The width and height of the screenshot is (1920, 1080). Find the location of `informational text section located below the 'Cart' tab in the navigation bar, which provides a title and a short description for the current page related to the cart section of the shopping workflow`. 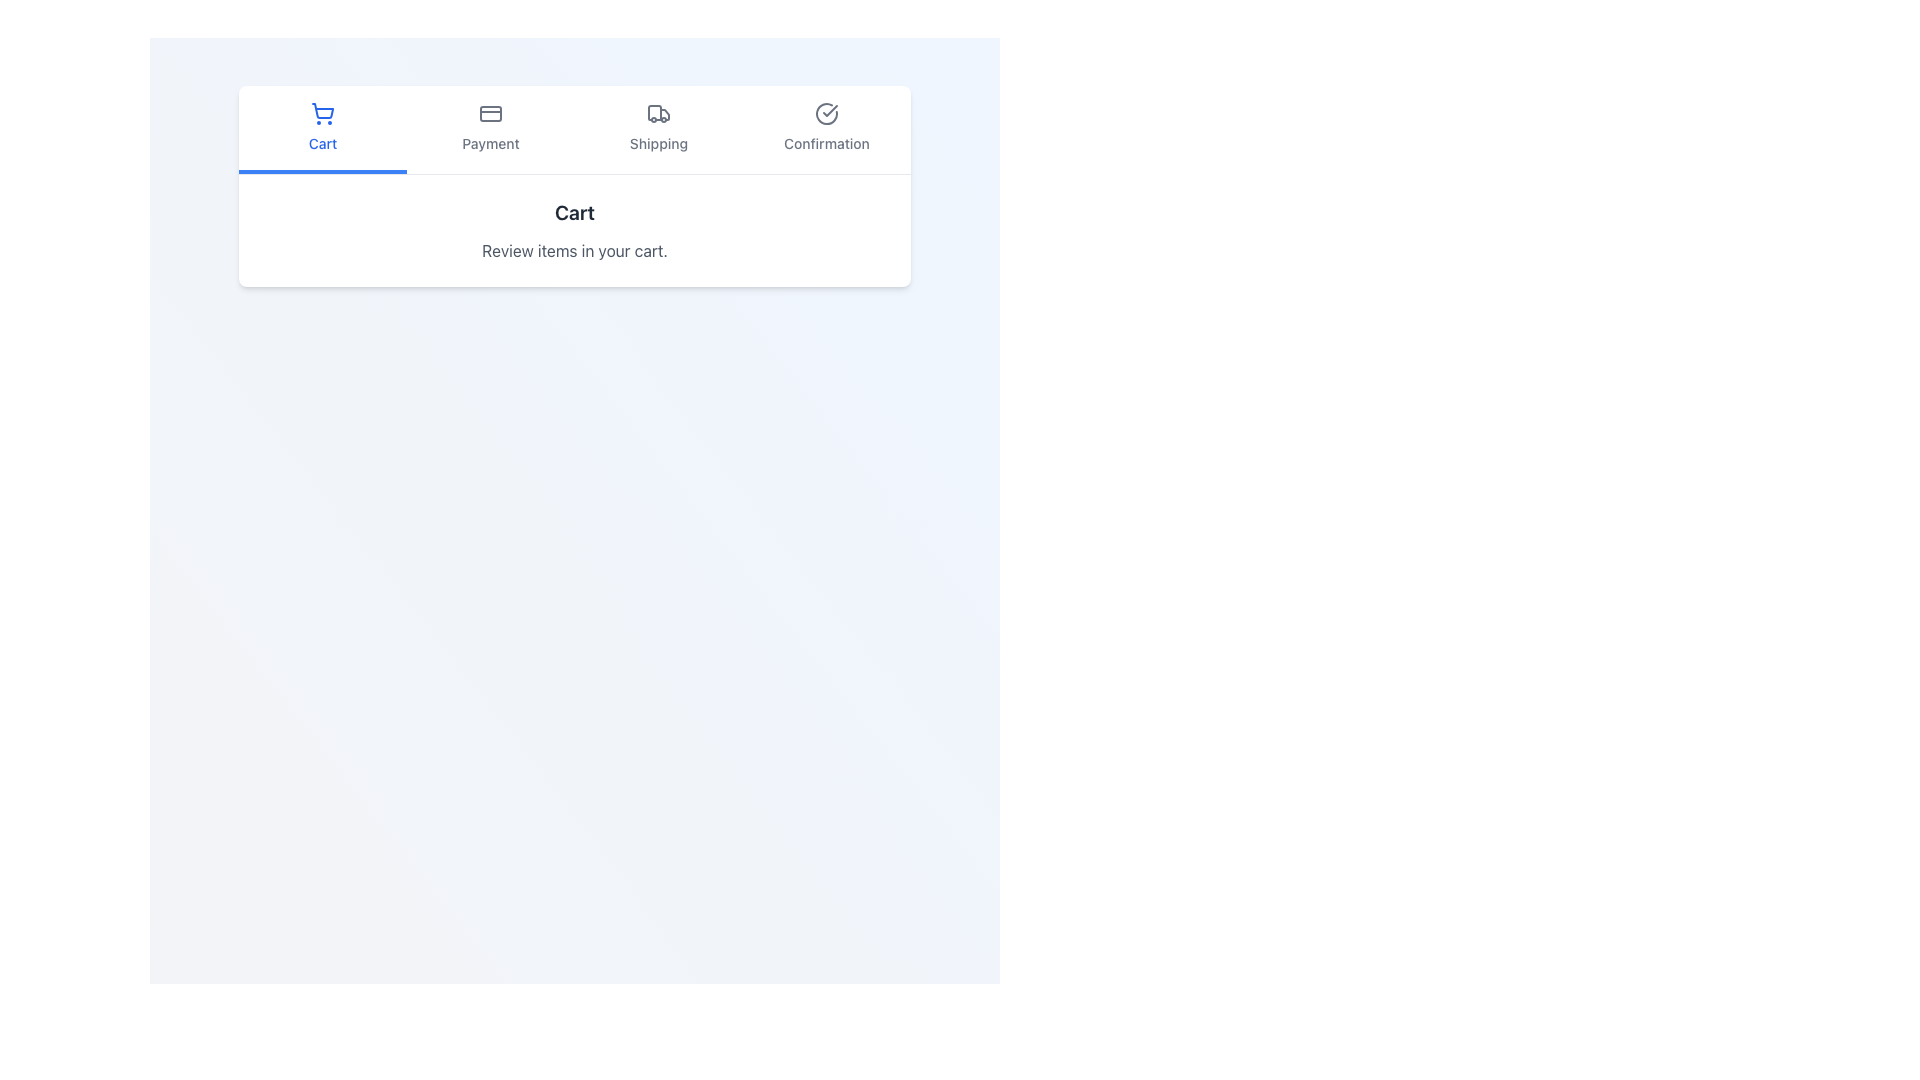

informational text section located below the 'Cart' tab in the navigation bar, which provides a title and a short description for the current page related to the cart section of the shopping workflow is located at coordinates (574, 230).